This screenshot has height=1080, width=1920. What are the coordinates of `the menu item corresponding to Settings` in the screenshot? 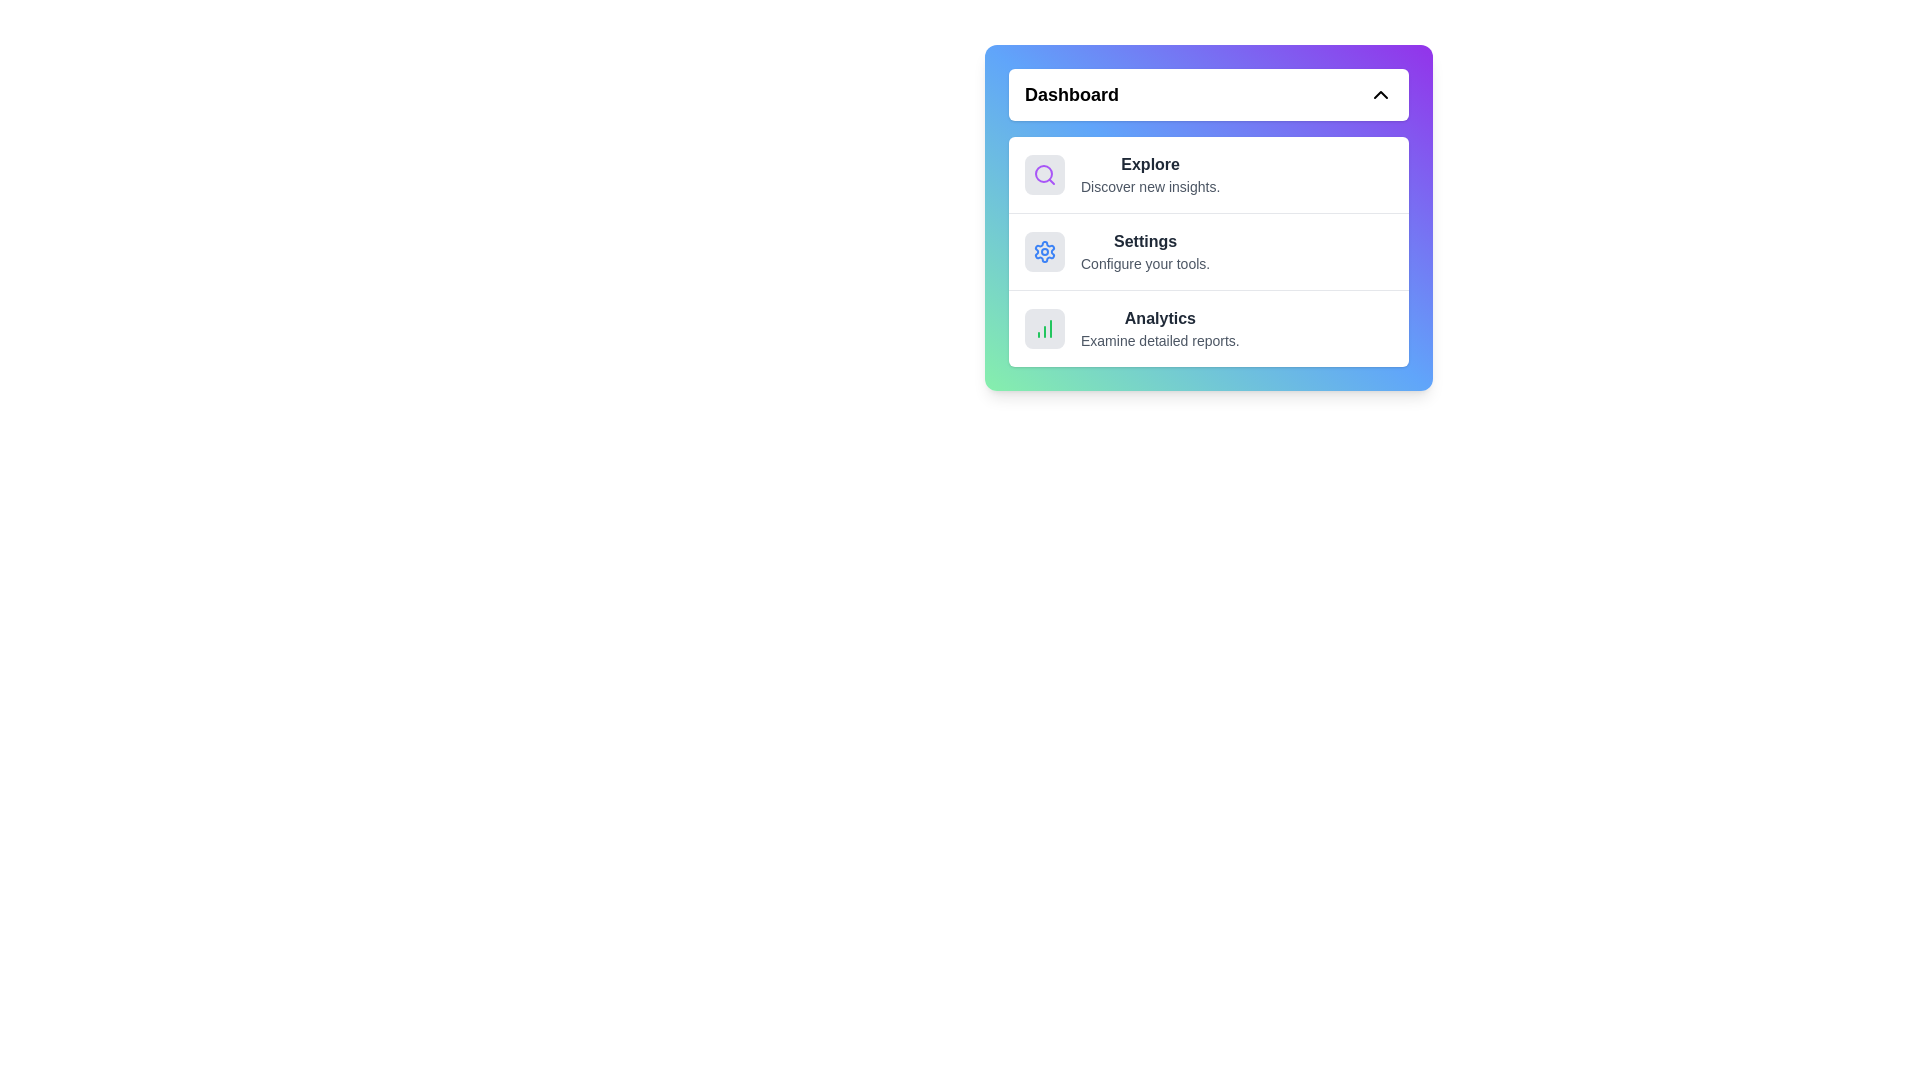 It's located at (1208, 250).